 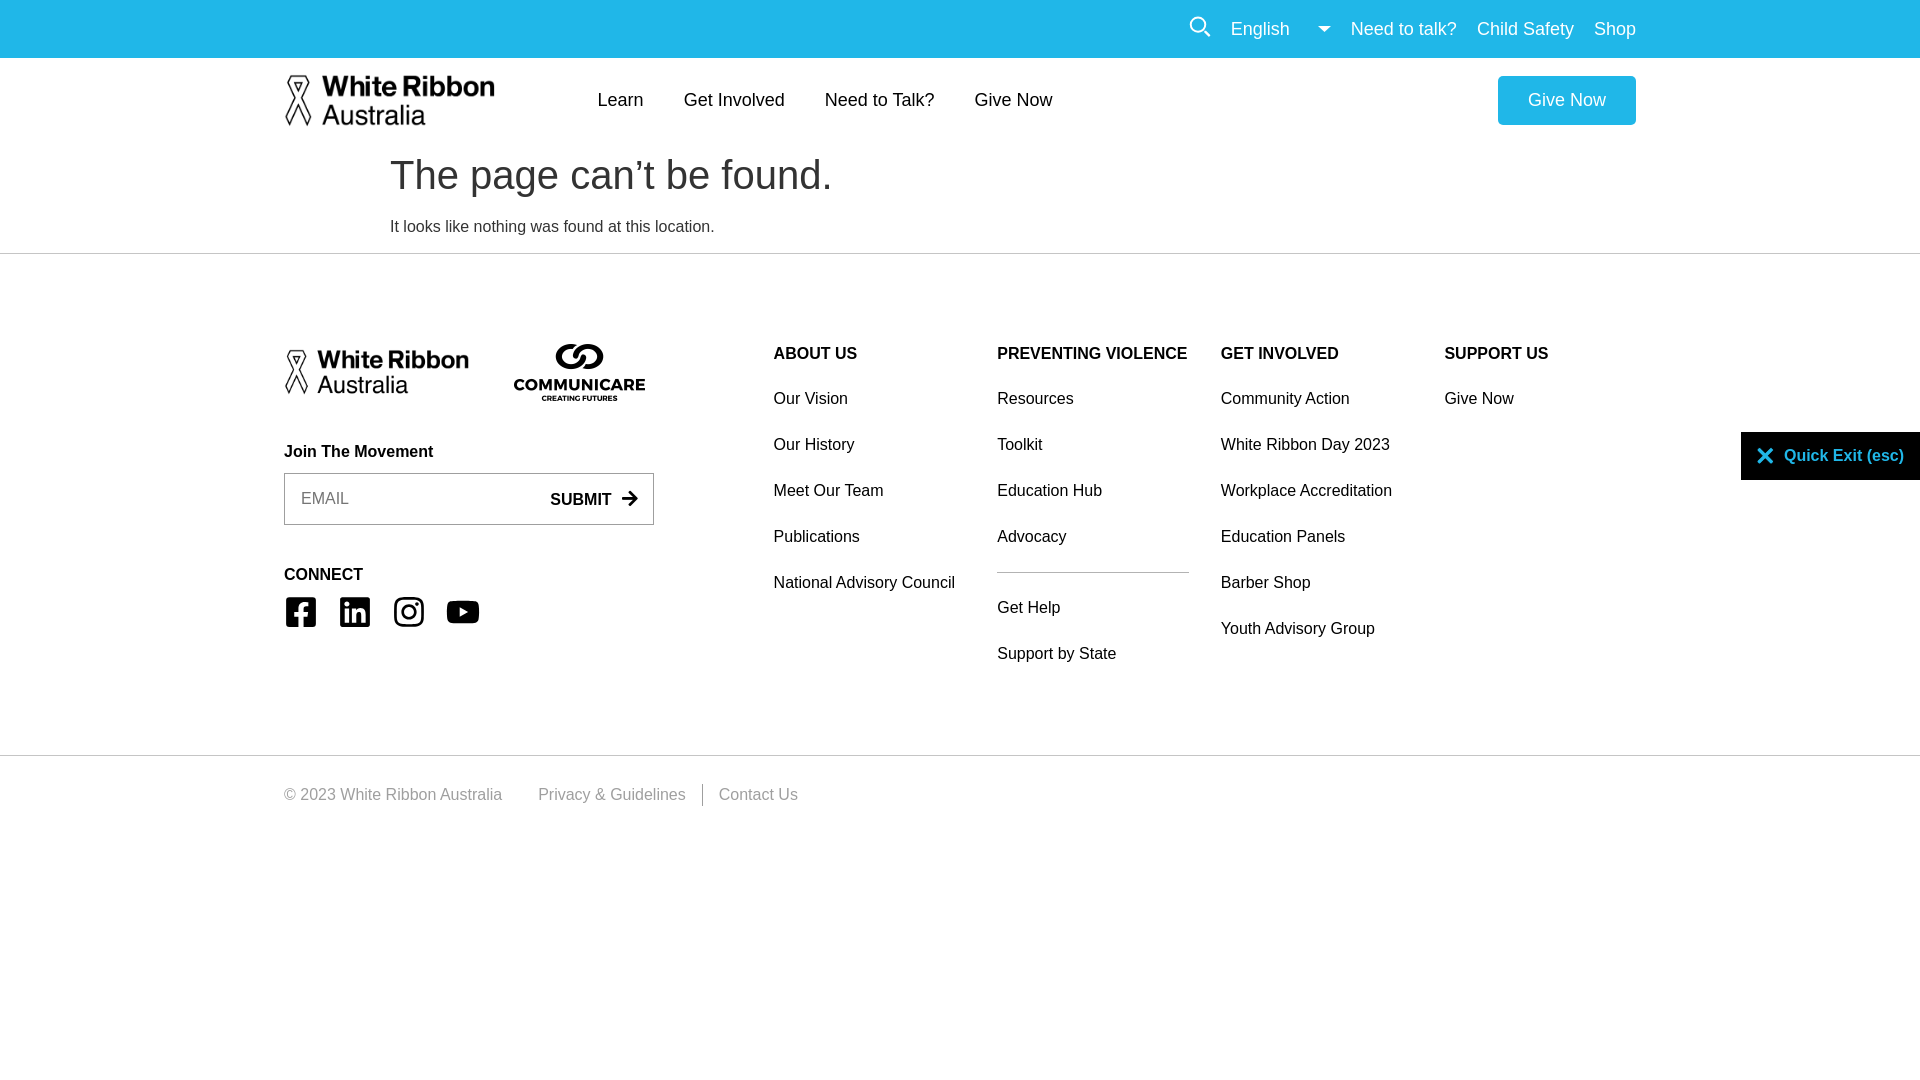 I want to click on 'Barber Shop', so click(x=1316, y=582).